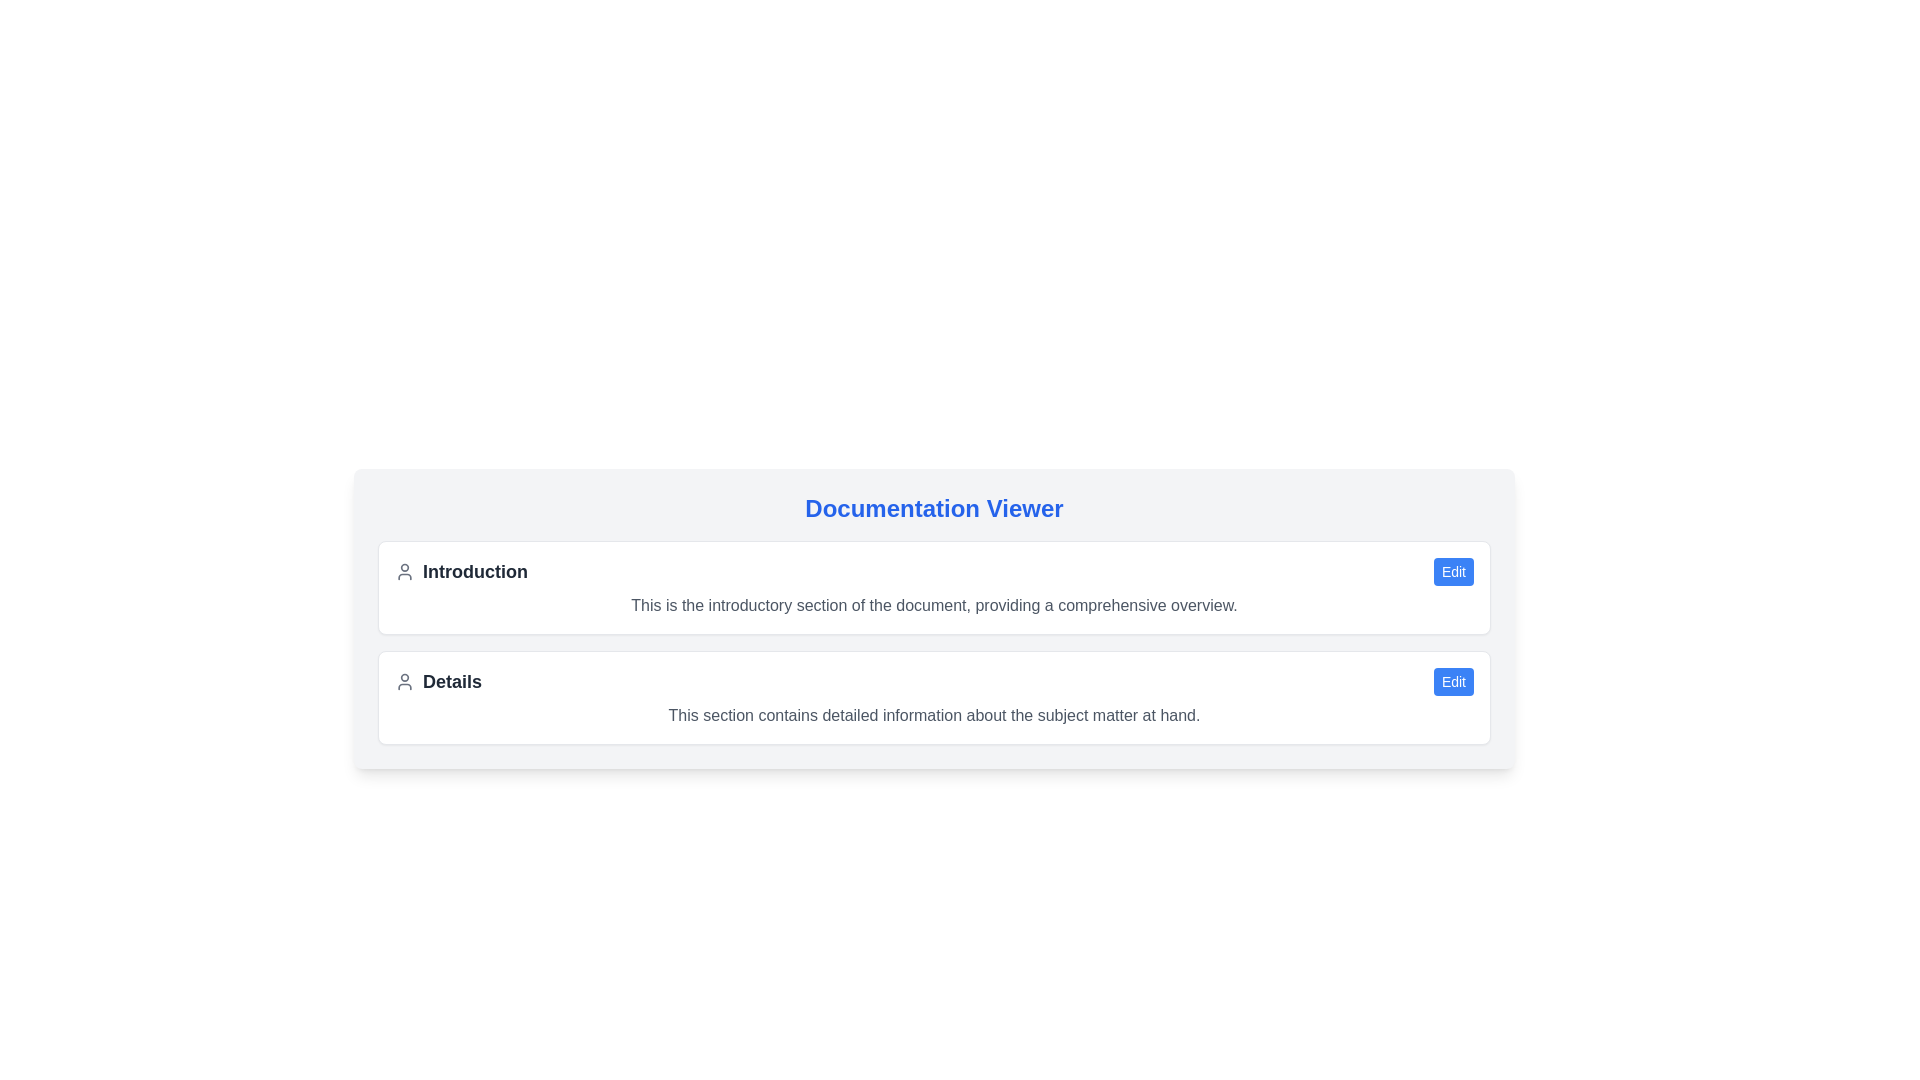 Image resolution: width=1920 pixels, height=1080 pixels. I want to click on the paragraph of text styled in gray color that reads, 'This is the introductory section of the document, providing a comprehensive overview.' located below the 'Introduction' header and aligned with the 'Edit' button, so click(933, 604).